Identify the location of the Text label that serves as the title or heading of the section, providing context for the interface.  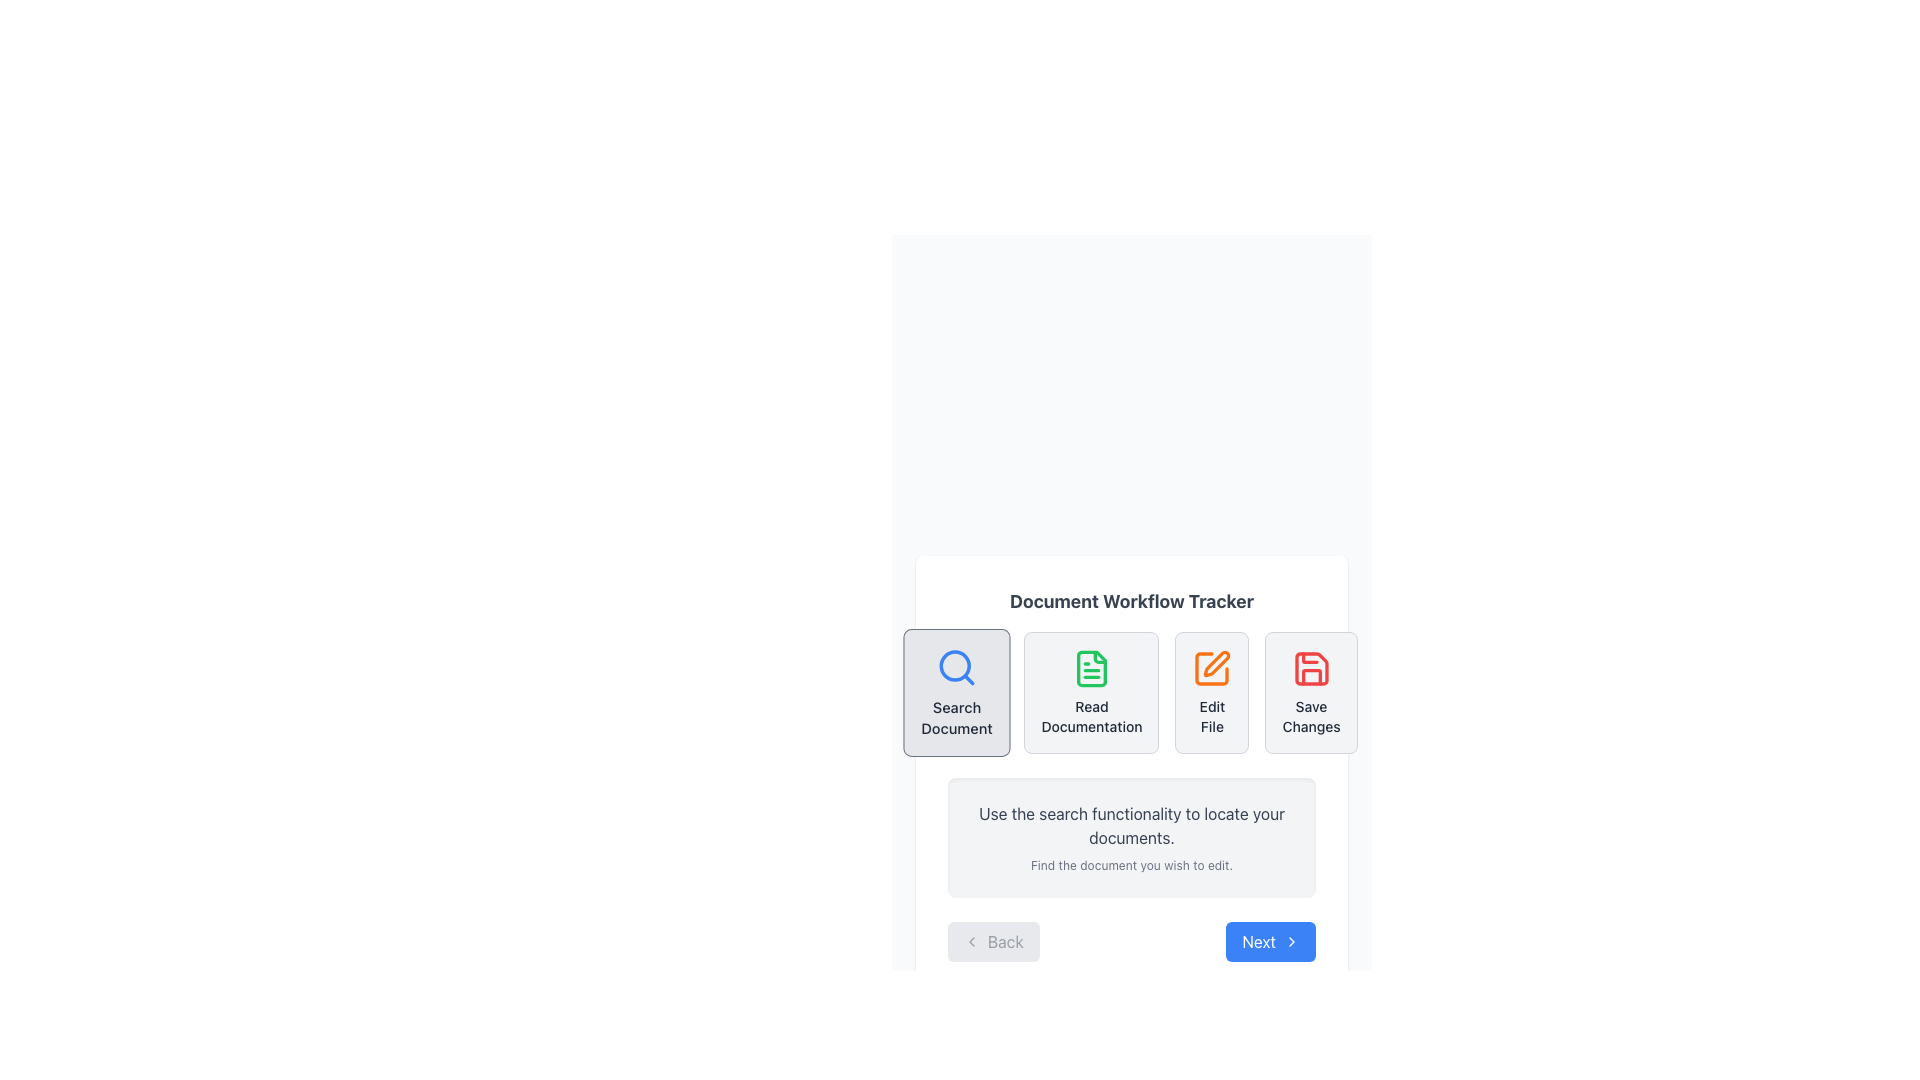
(1132, 600).